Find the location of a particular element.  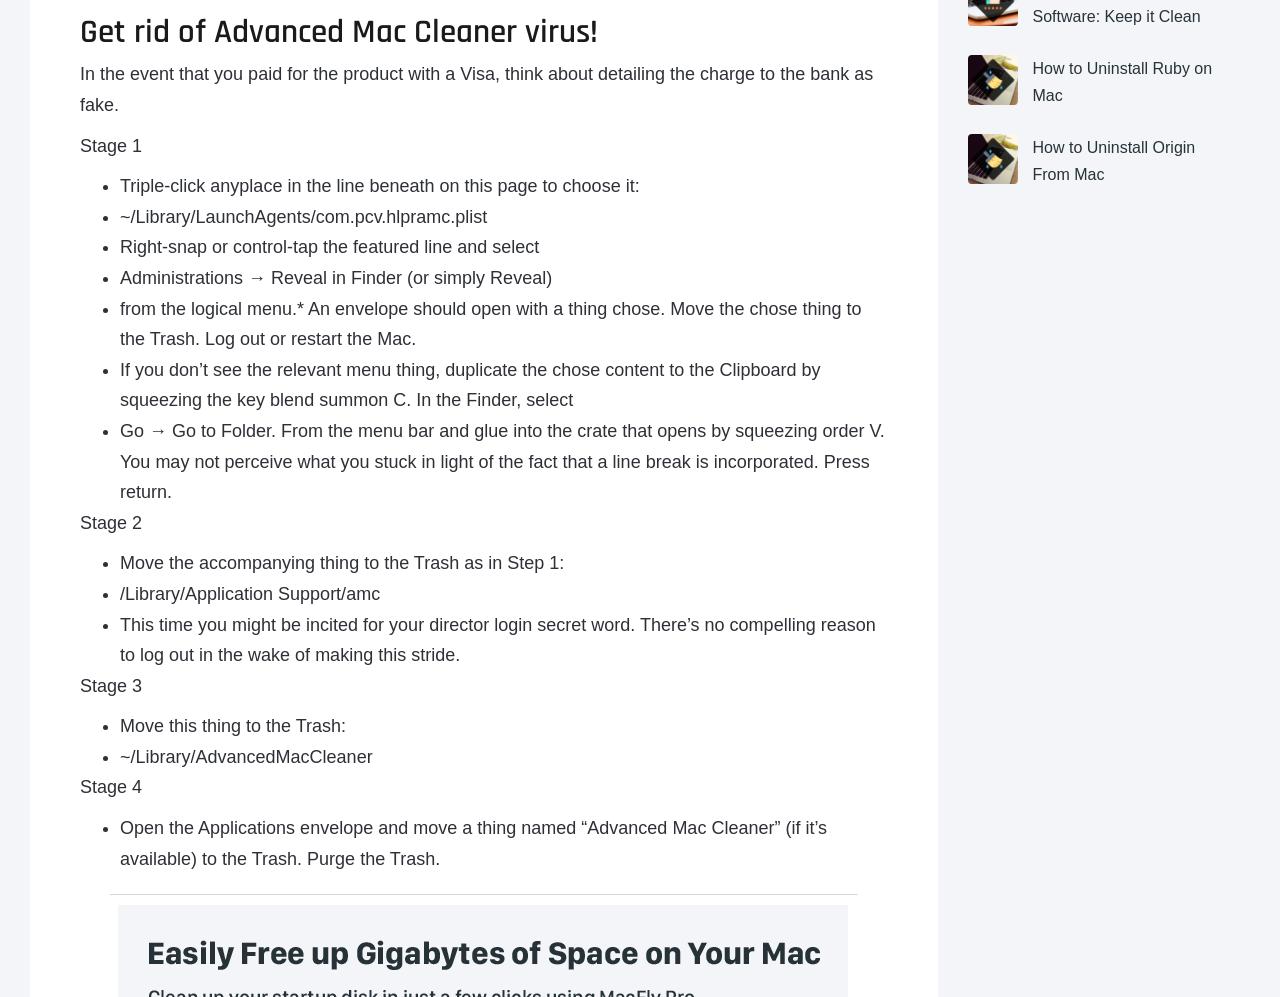

'Administrations → Reveal in Finder (or simply Reveal)' is located at coordinates (336, 276).